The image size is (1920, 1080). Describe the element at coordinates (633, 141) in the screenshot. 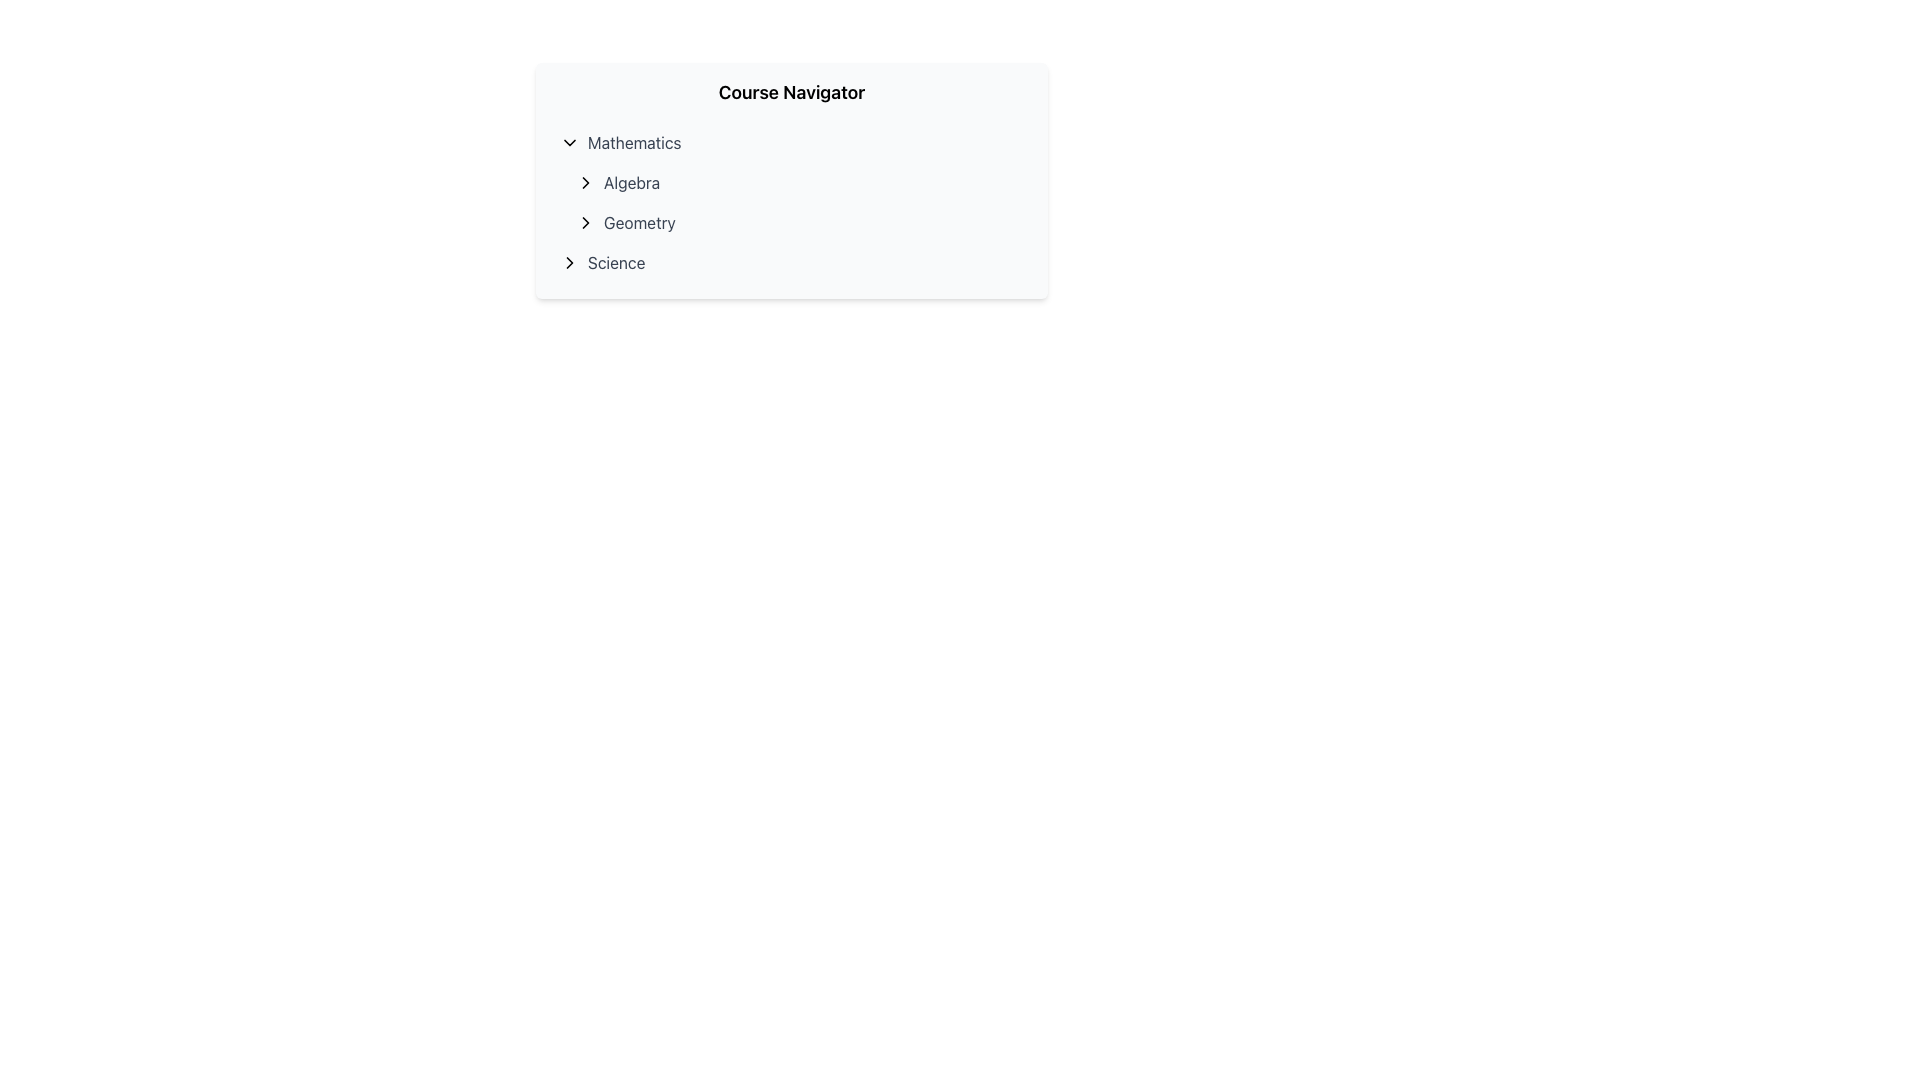

I see `the text label displaying 'Mathematics' in the navigation menu under 'Course Navigator'` at that location.